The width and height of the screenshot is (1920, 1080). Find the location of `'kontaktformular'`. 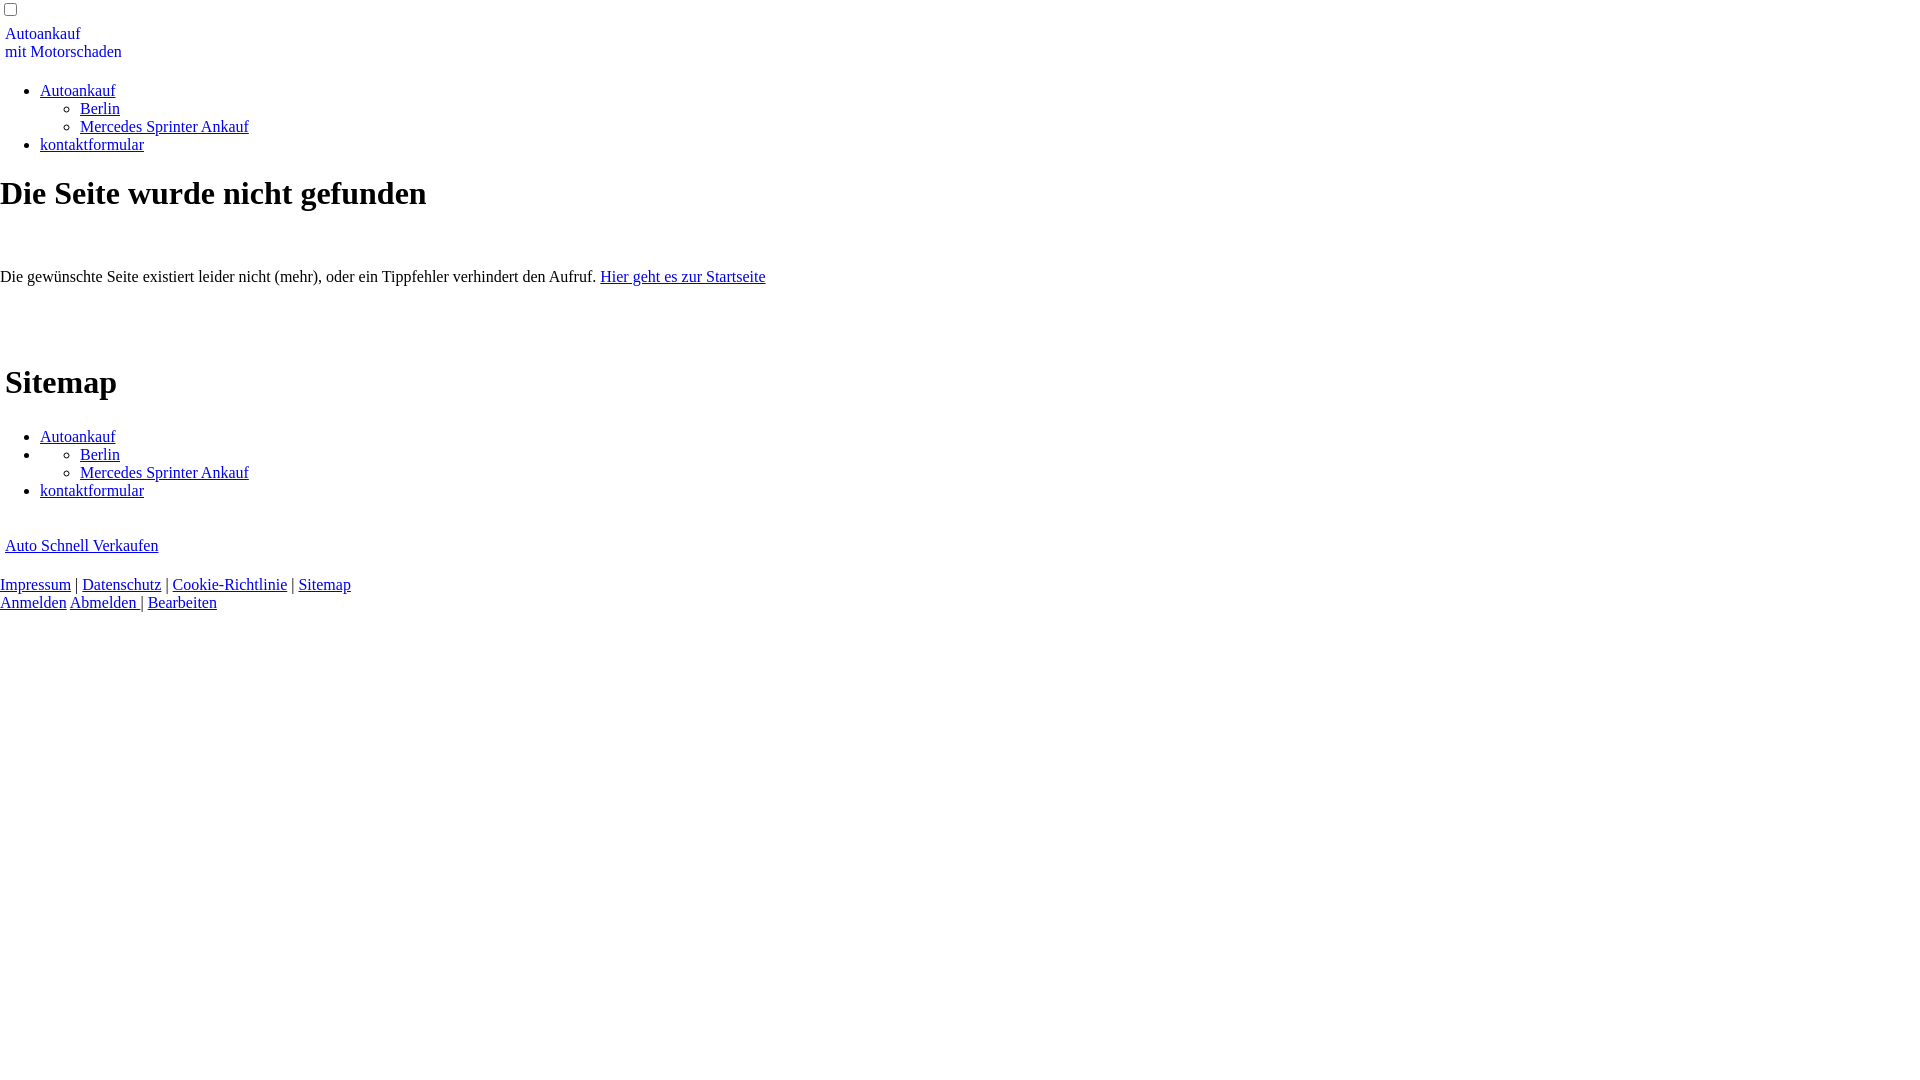

'kontaktformular' is located at coordinates (39, 143).